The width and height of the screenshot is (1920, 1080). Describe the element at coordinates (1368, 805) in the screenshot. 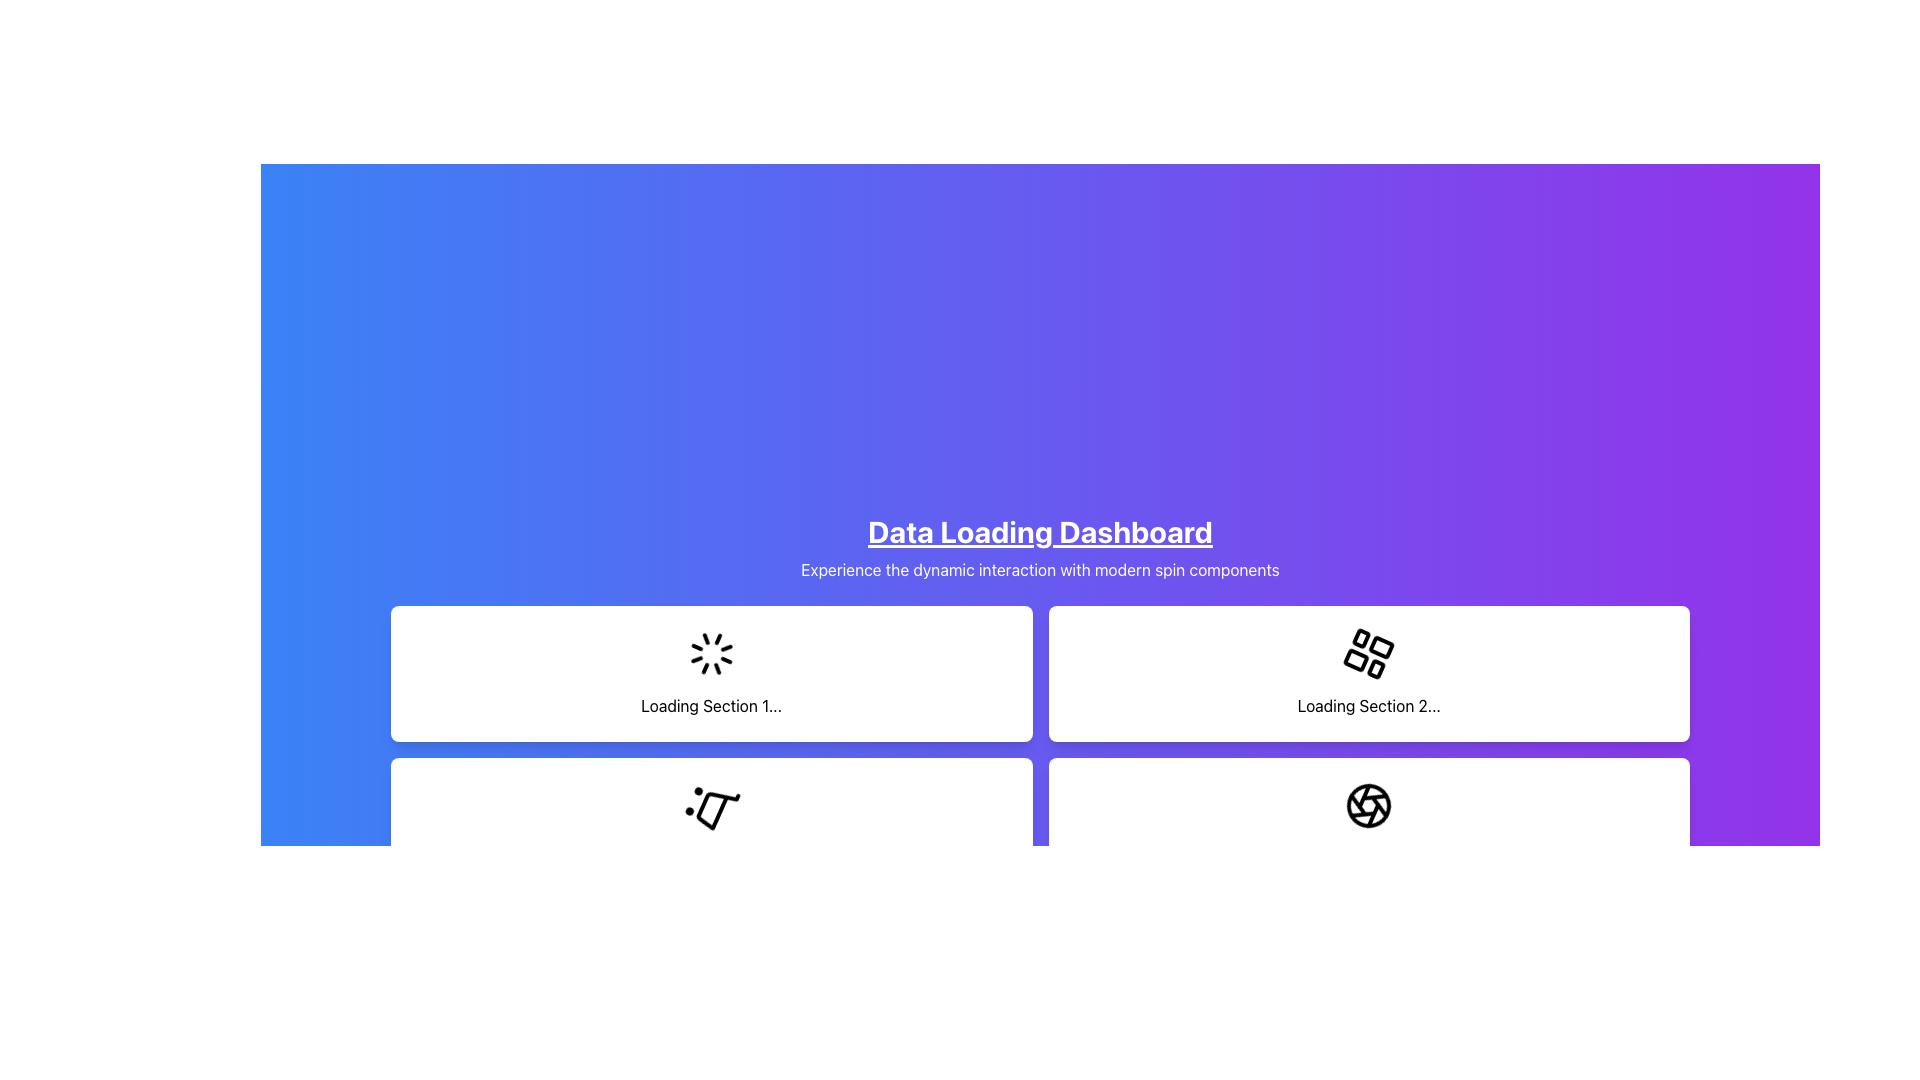

I see `the innermost SVG circle of the loading spinner animation located in the bottom-right quadrant of the interface` at that location.